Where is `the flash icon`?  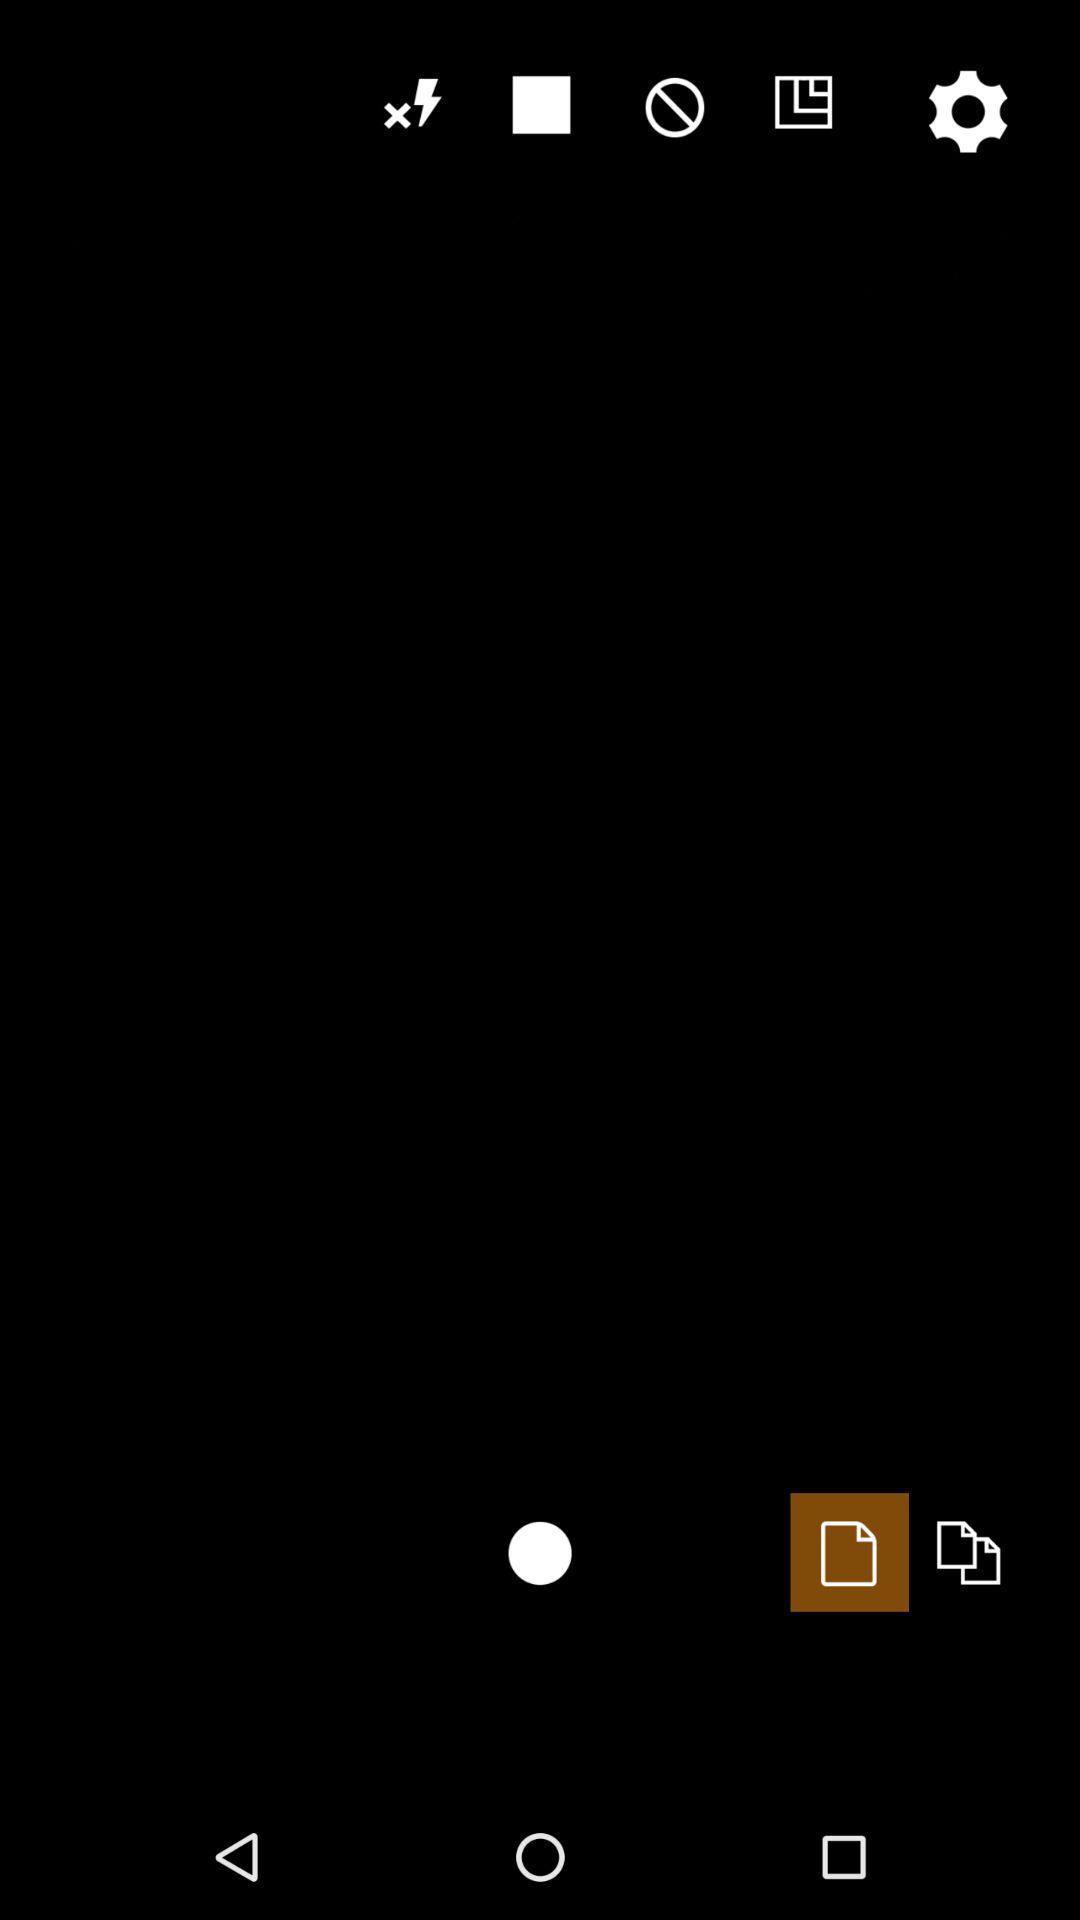 the flash icon is located at coordinates (409, 104).